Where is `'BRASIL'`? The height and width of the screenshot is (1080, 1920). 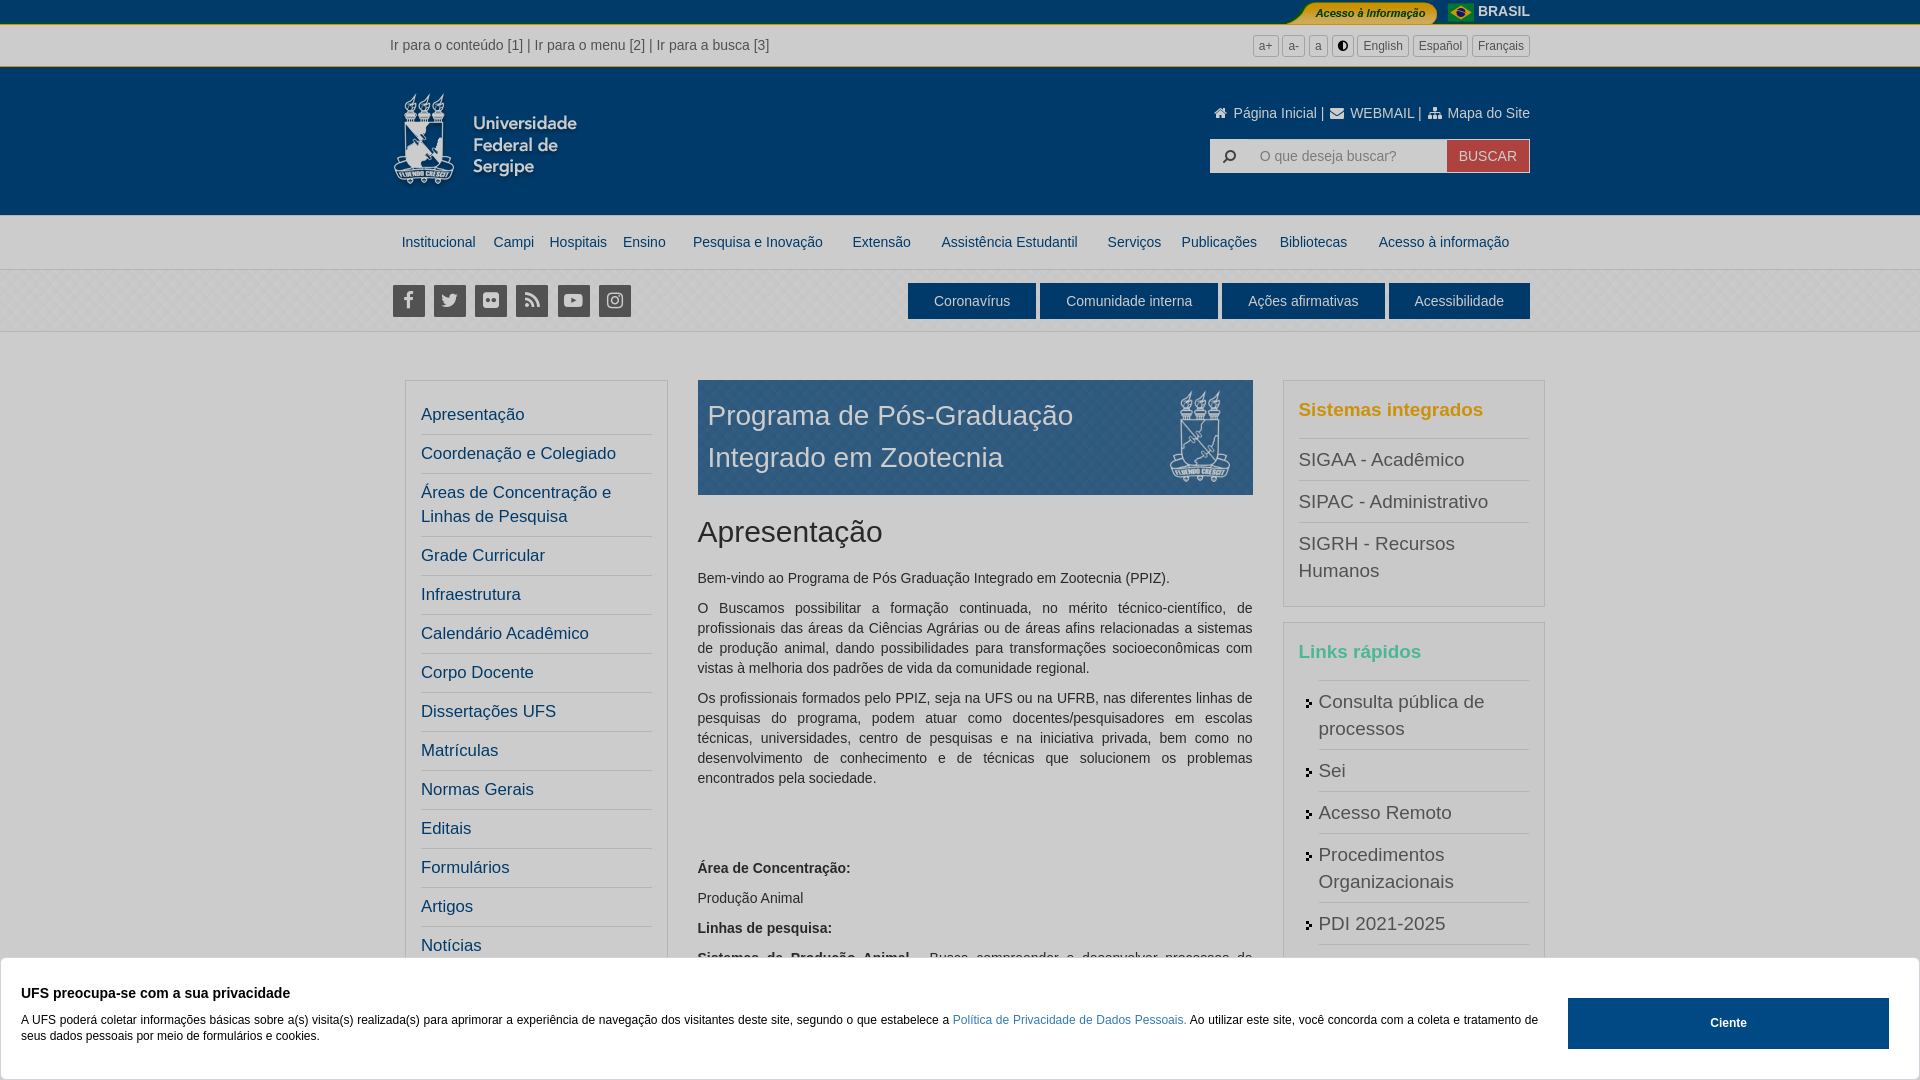
'BRASIL' is located at coordinates (1503, 11).